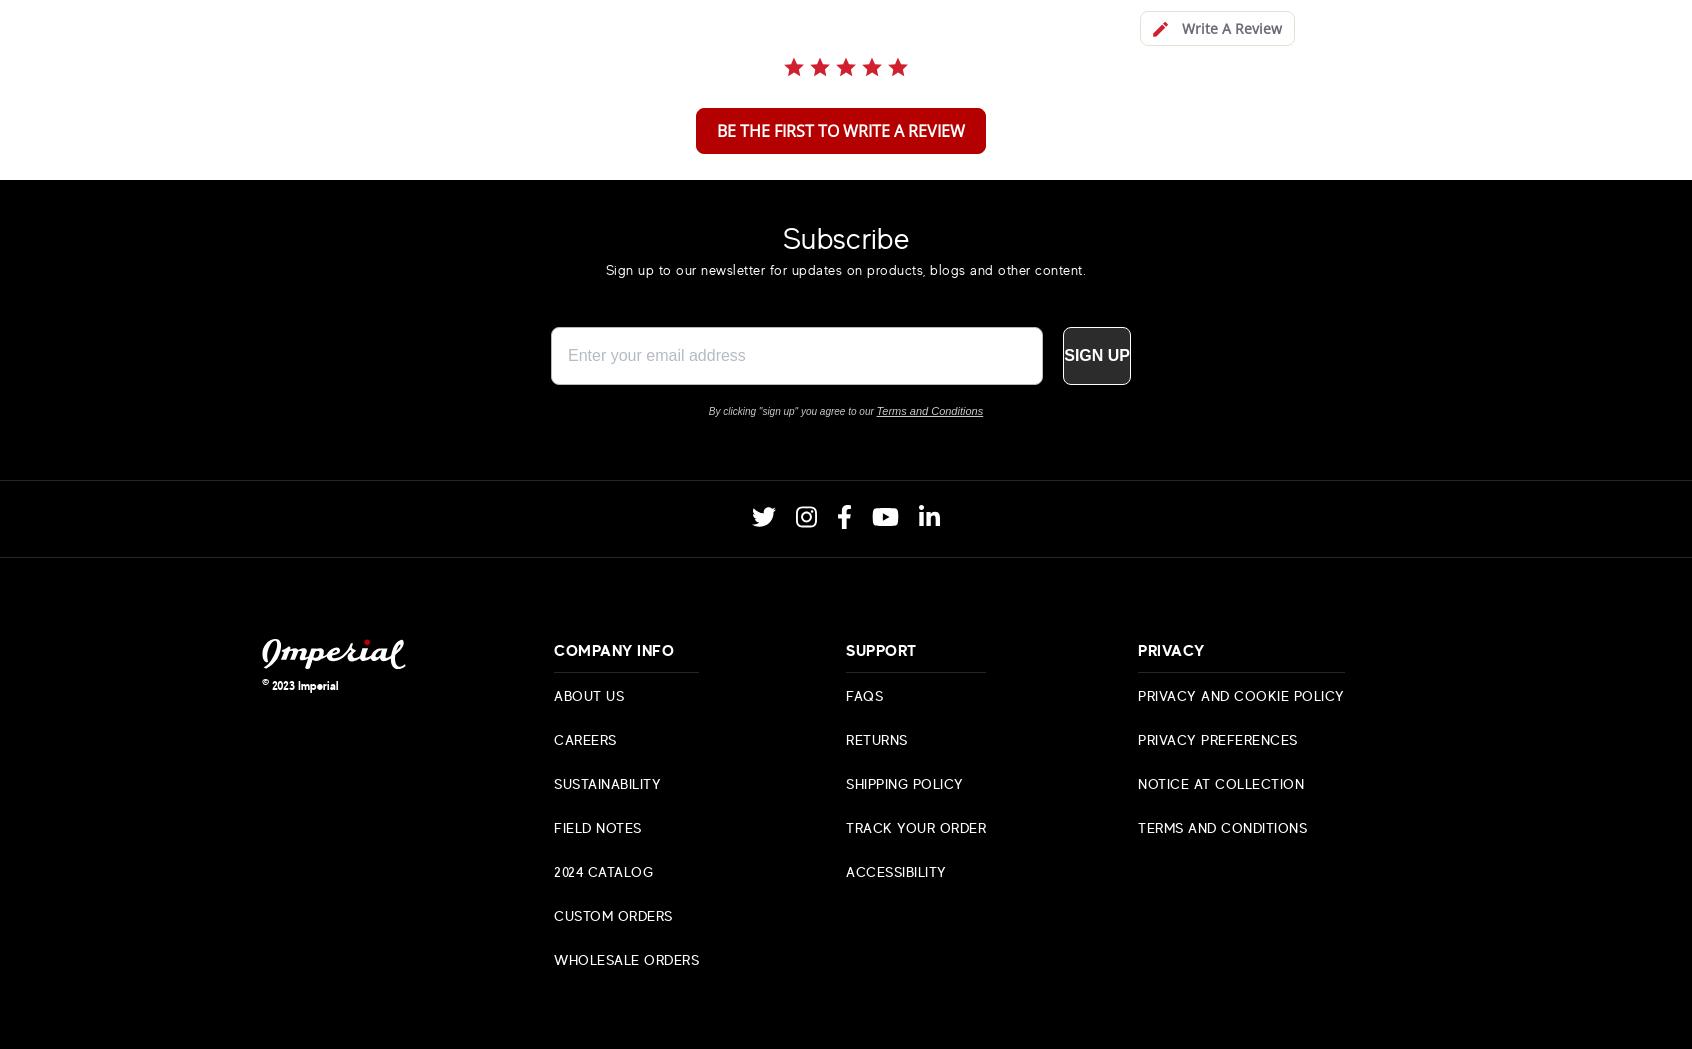 The height and width of the screenshot is (1049, 1692). I want to click on '2023 Imperial', so click(303, 683).